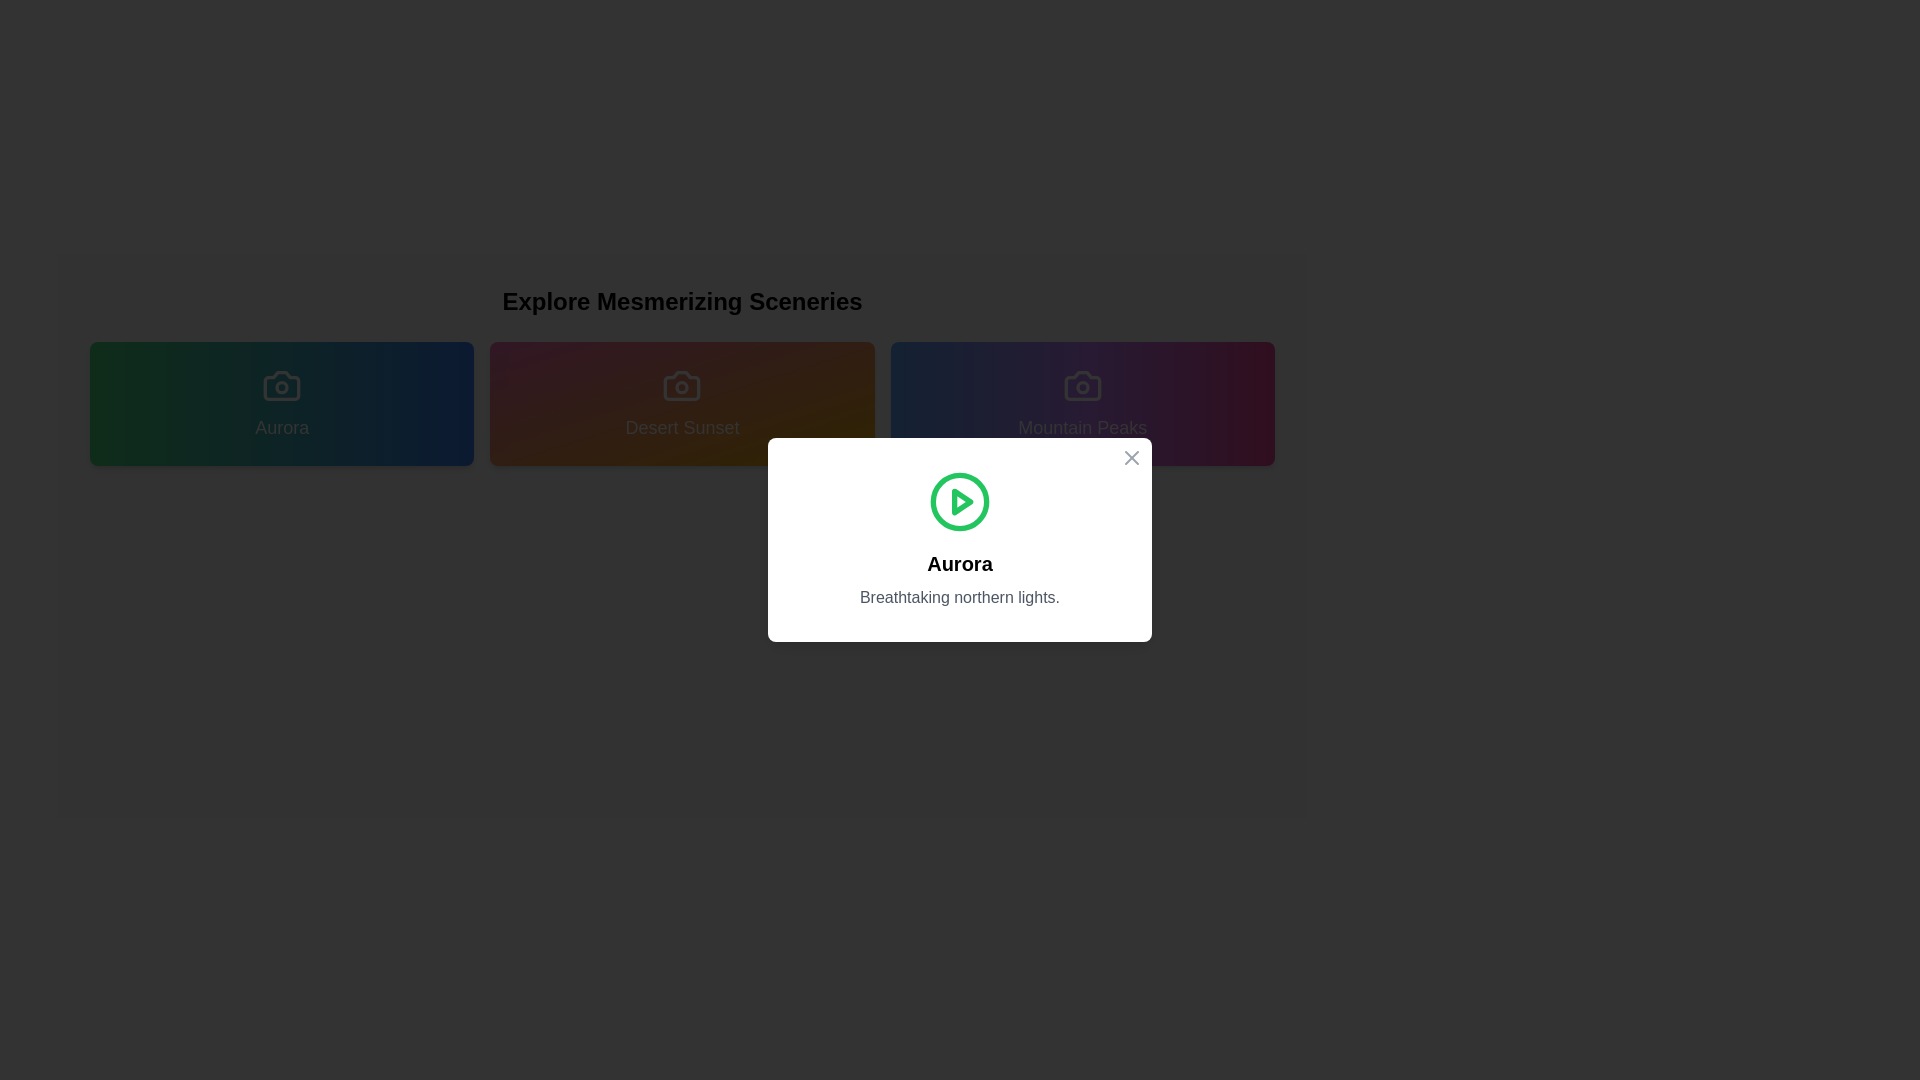  I want to click on the 'Mountain Peaks' button with a gradient background transitioning from blue to purple to pink, so click(1081, 404).